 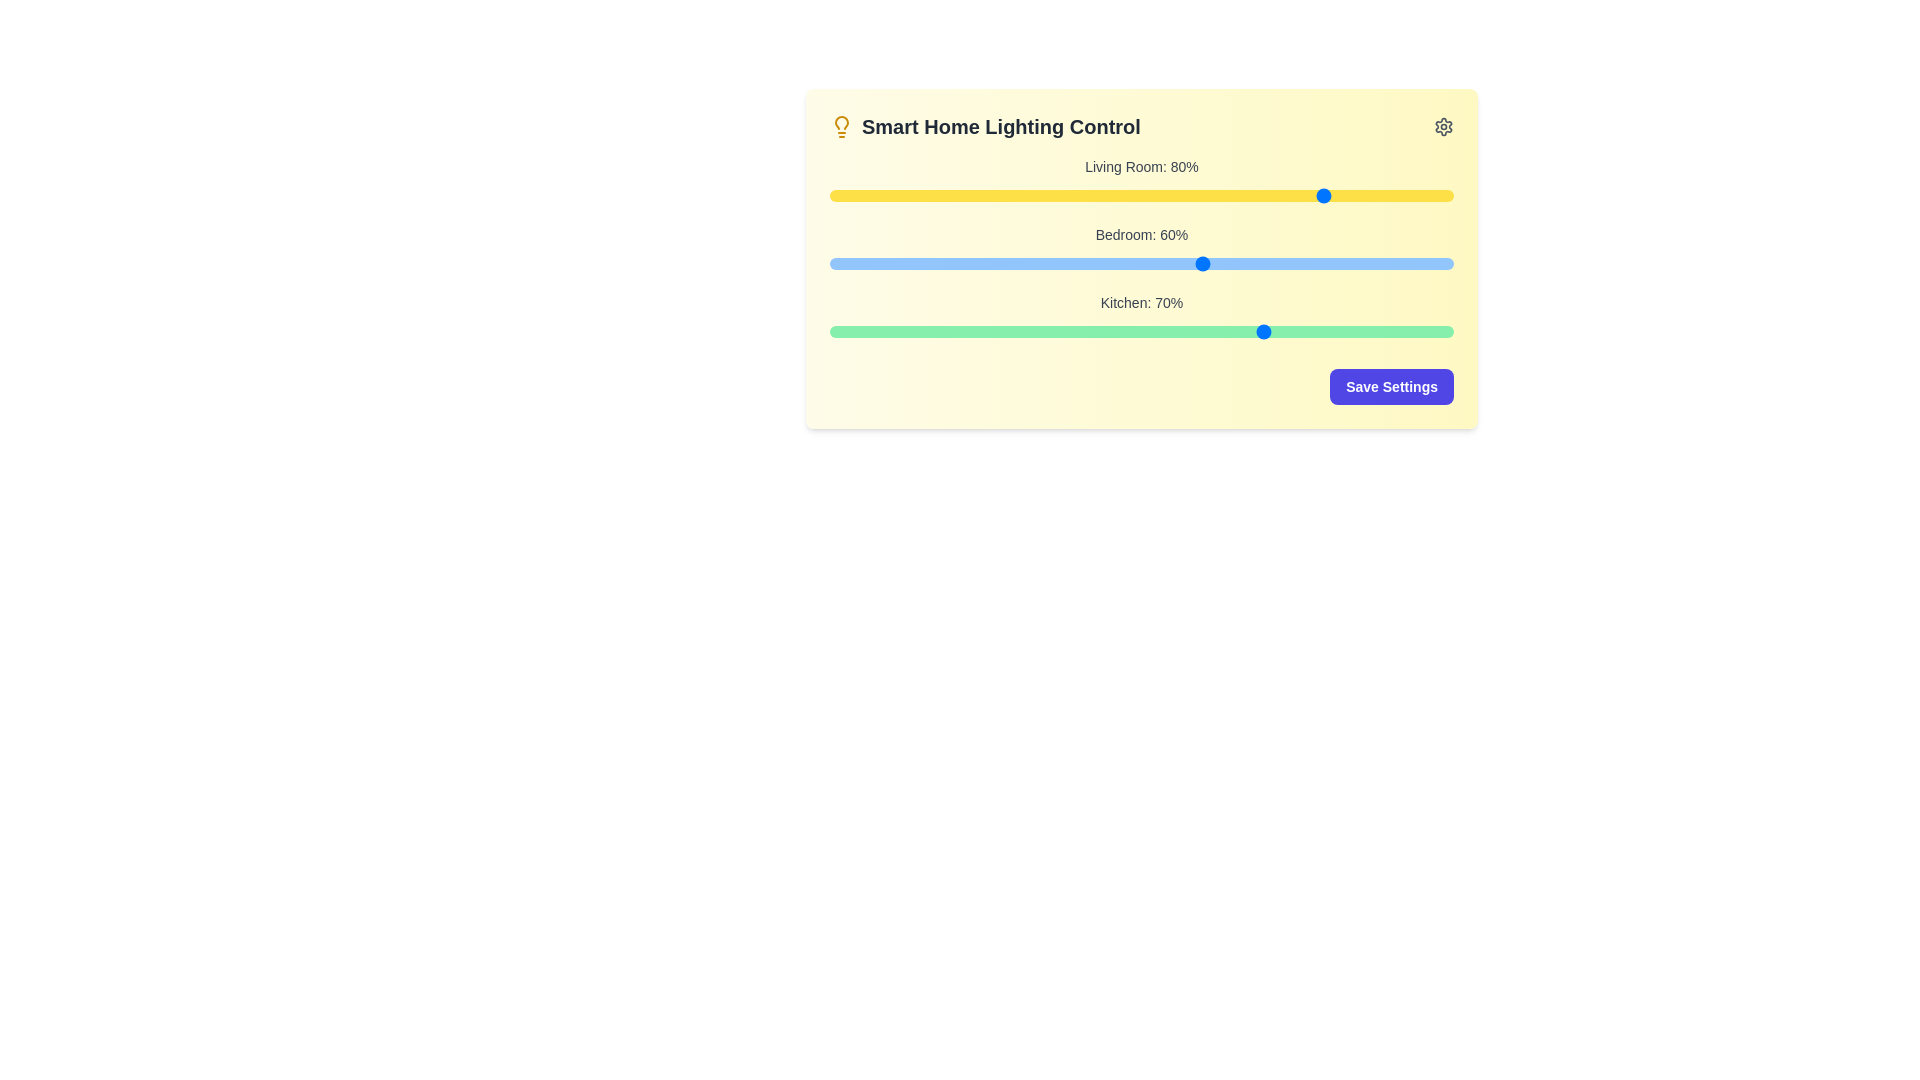 I want to click on the living room light intensity, so click(x=1354, y=196).